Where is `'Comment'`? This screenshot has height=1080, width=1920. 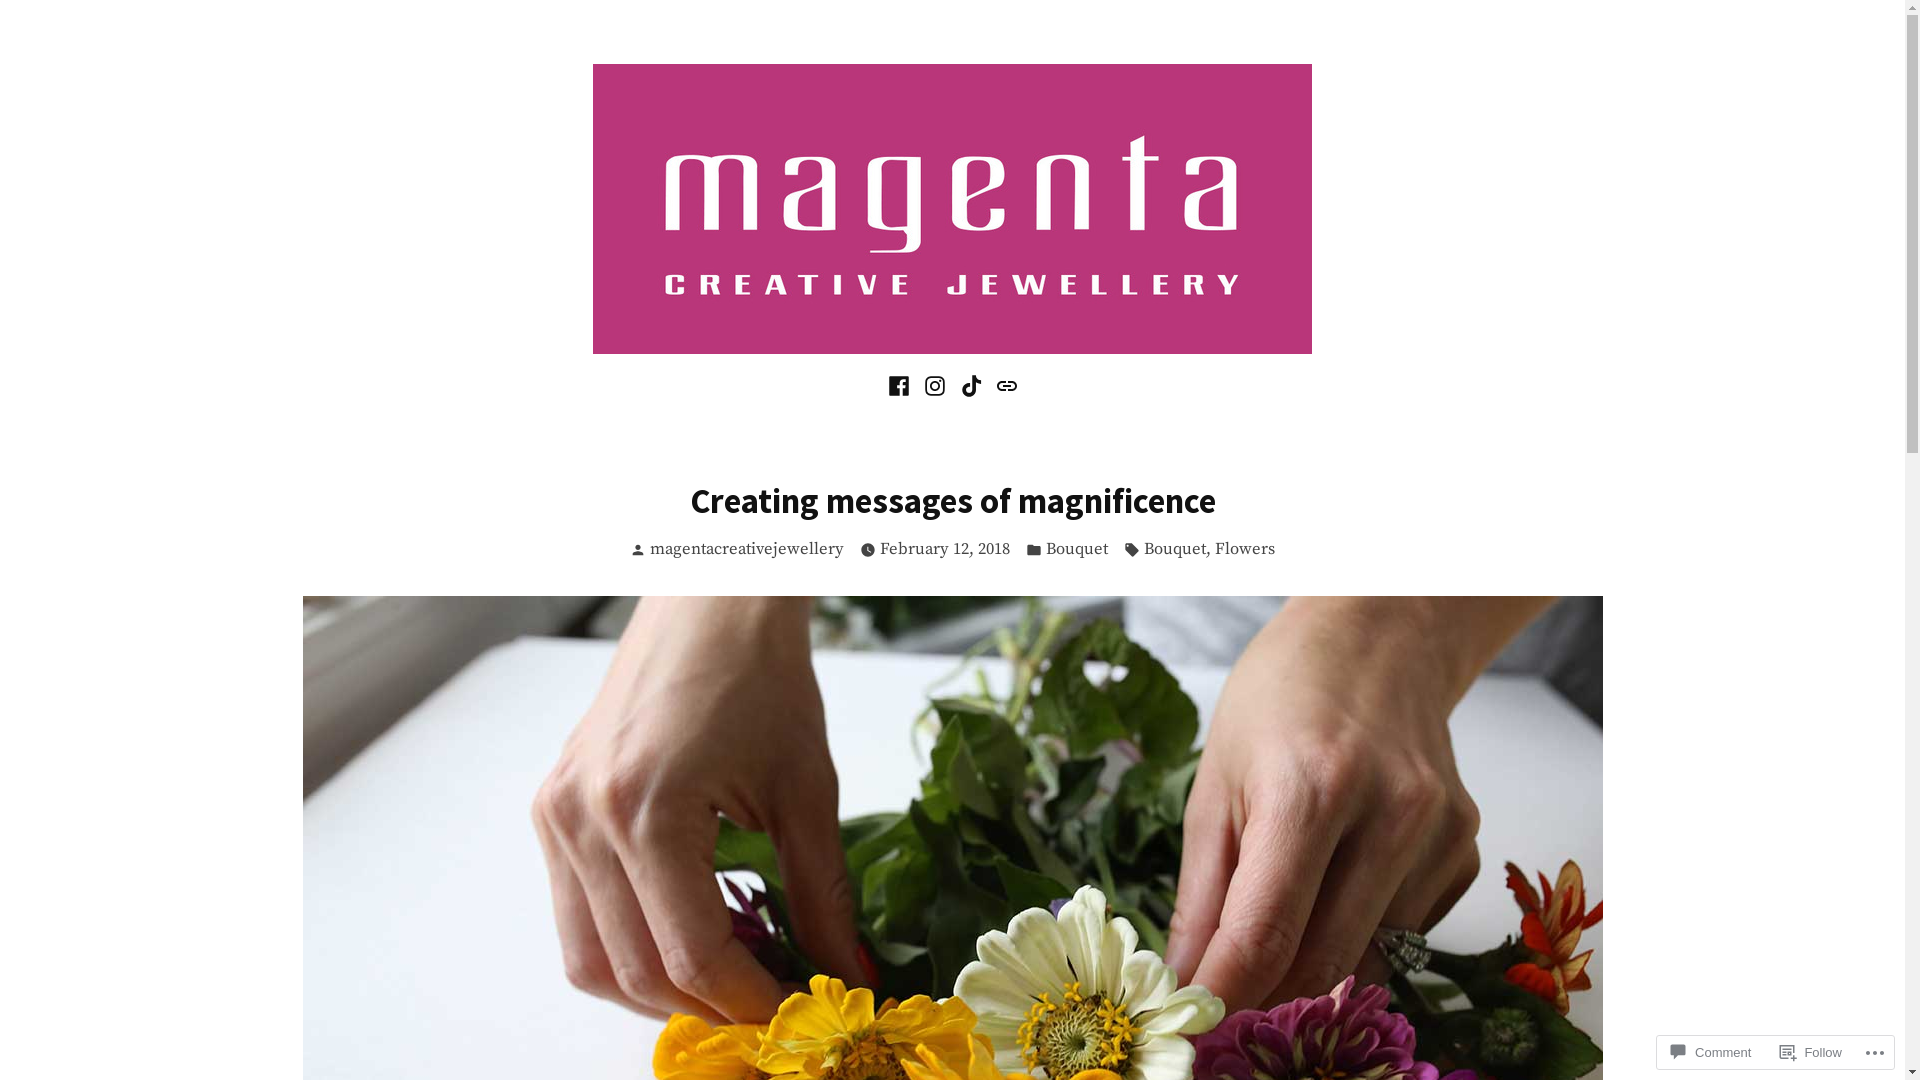
'Comment' is located at coordinates (1709, 1051).